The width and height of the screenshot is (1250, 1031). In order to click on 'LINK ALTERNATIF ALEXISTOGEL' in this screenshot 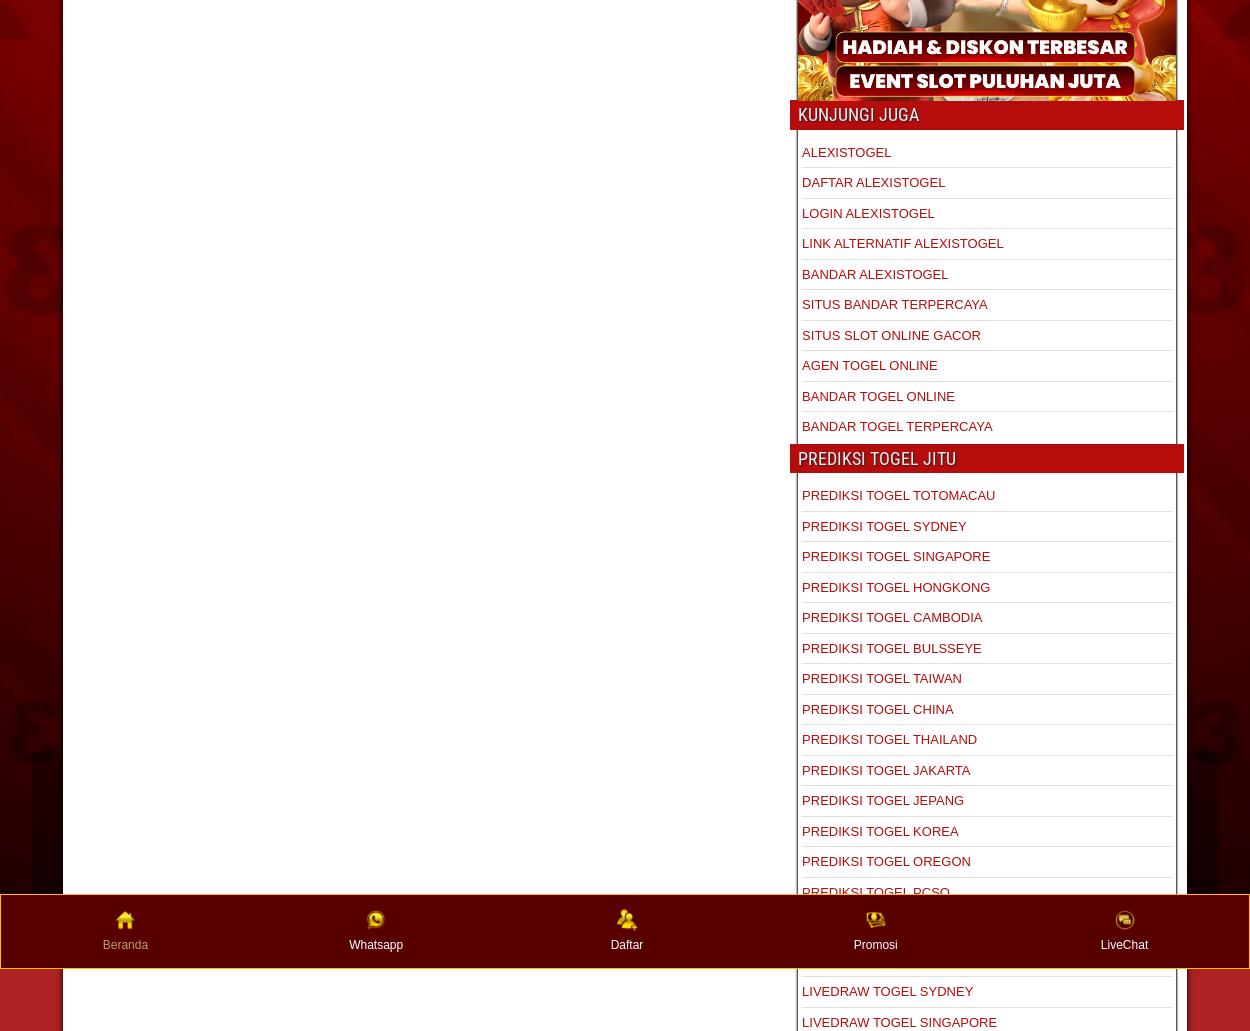, I will do `click(902, 243)`.